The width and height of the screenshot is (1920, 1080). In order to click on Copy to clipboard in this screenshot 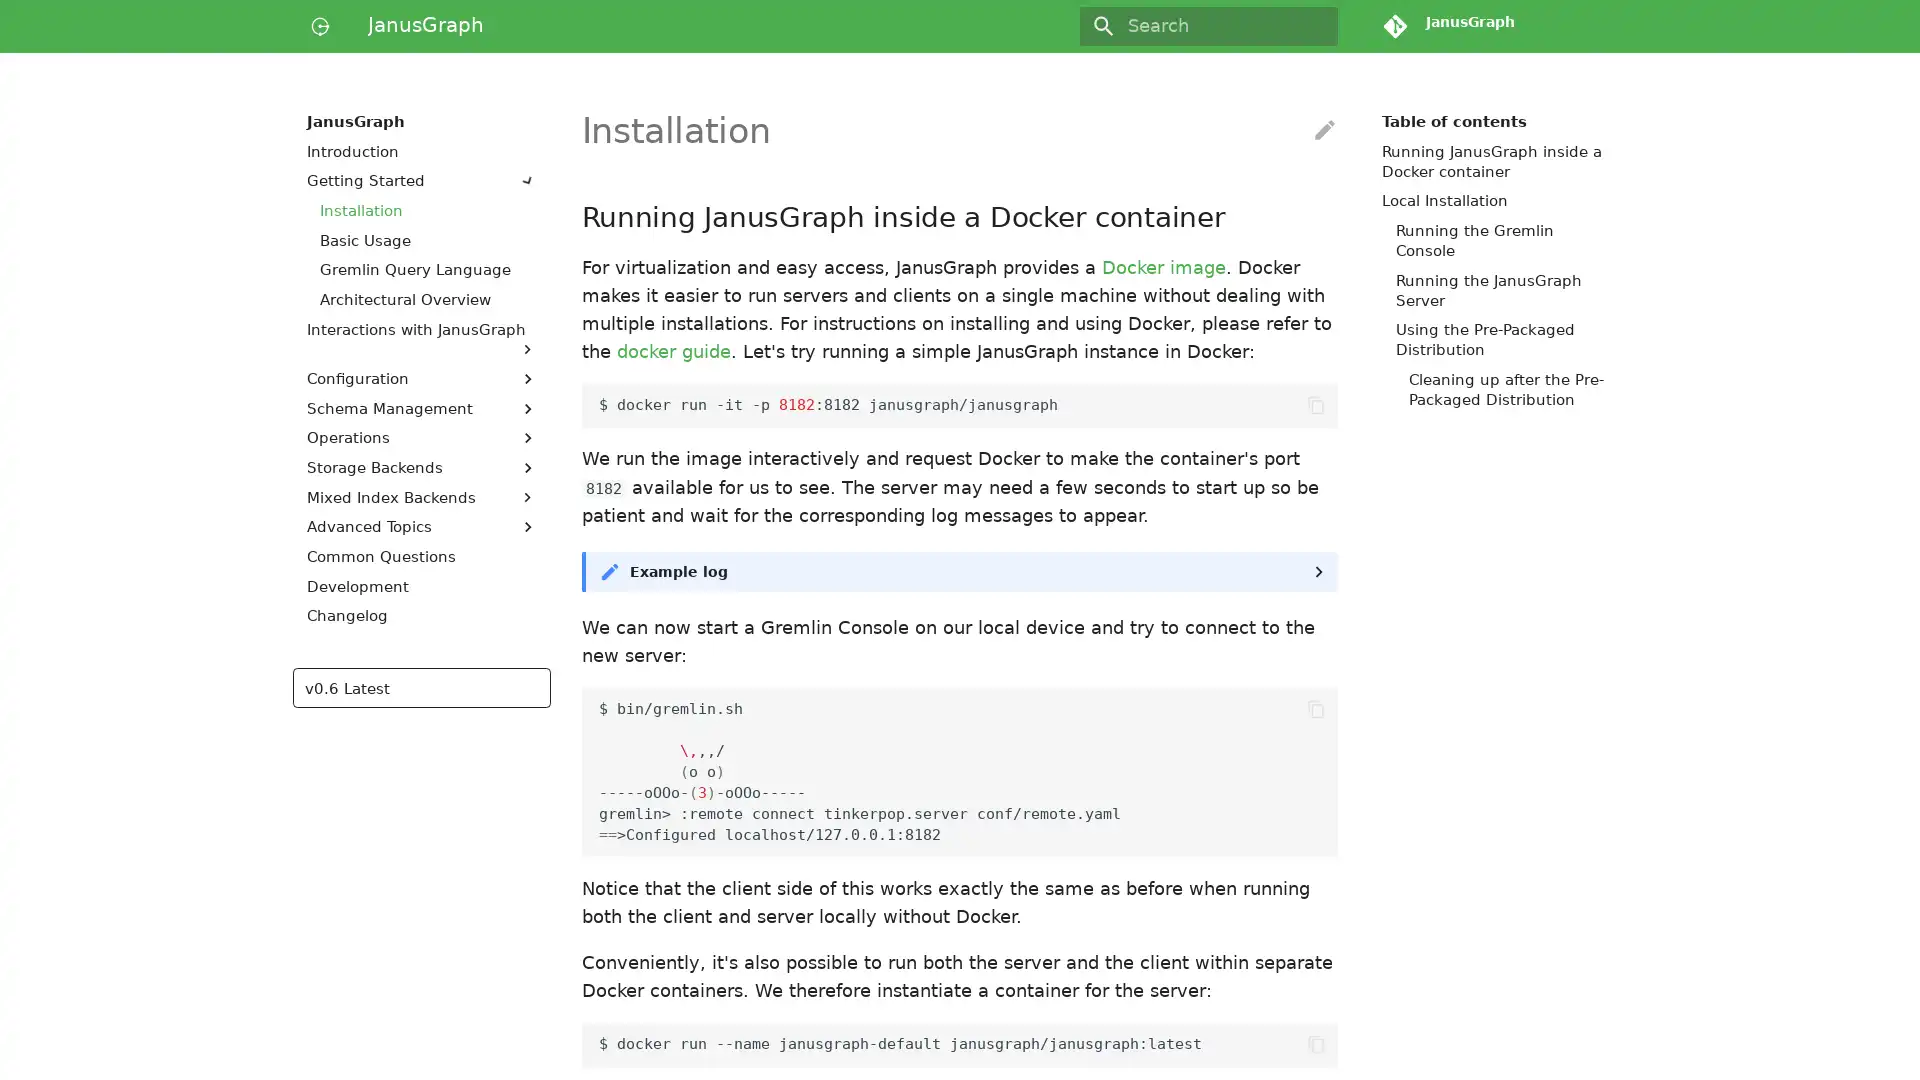, I will do `click(1315, 708)`.